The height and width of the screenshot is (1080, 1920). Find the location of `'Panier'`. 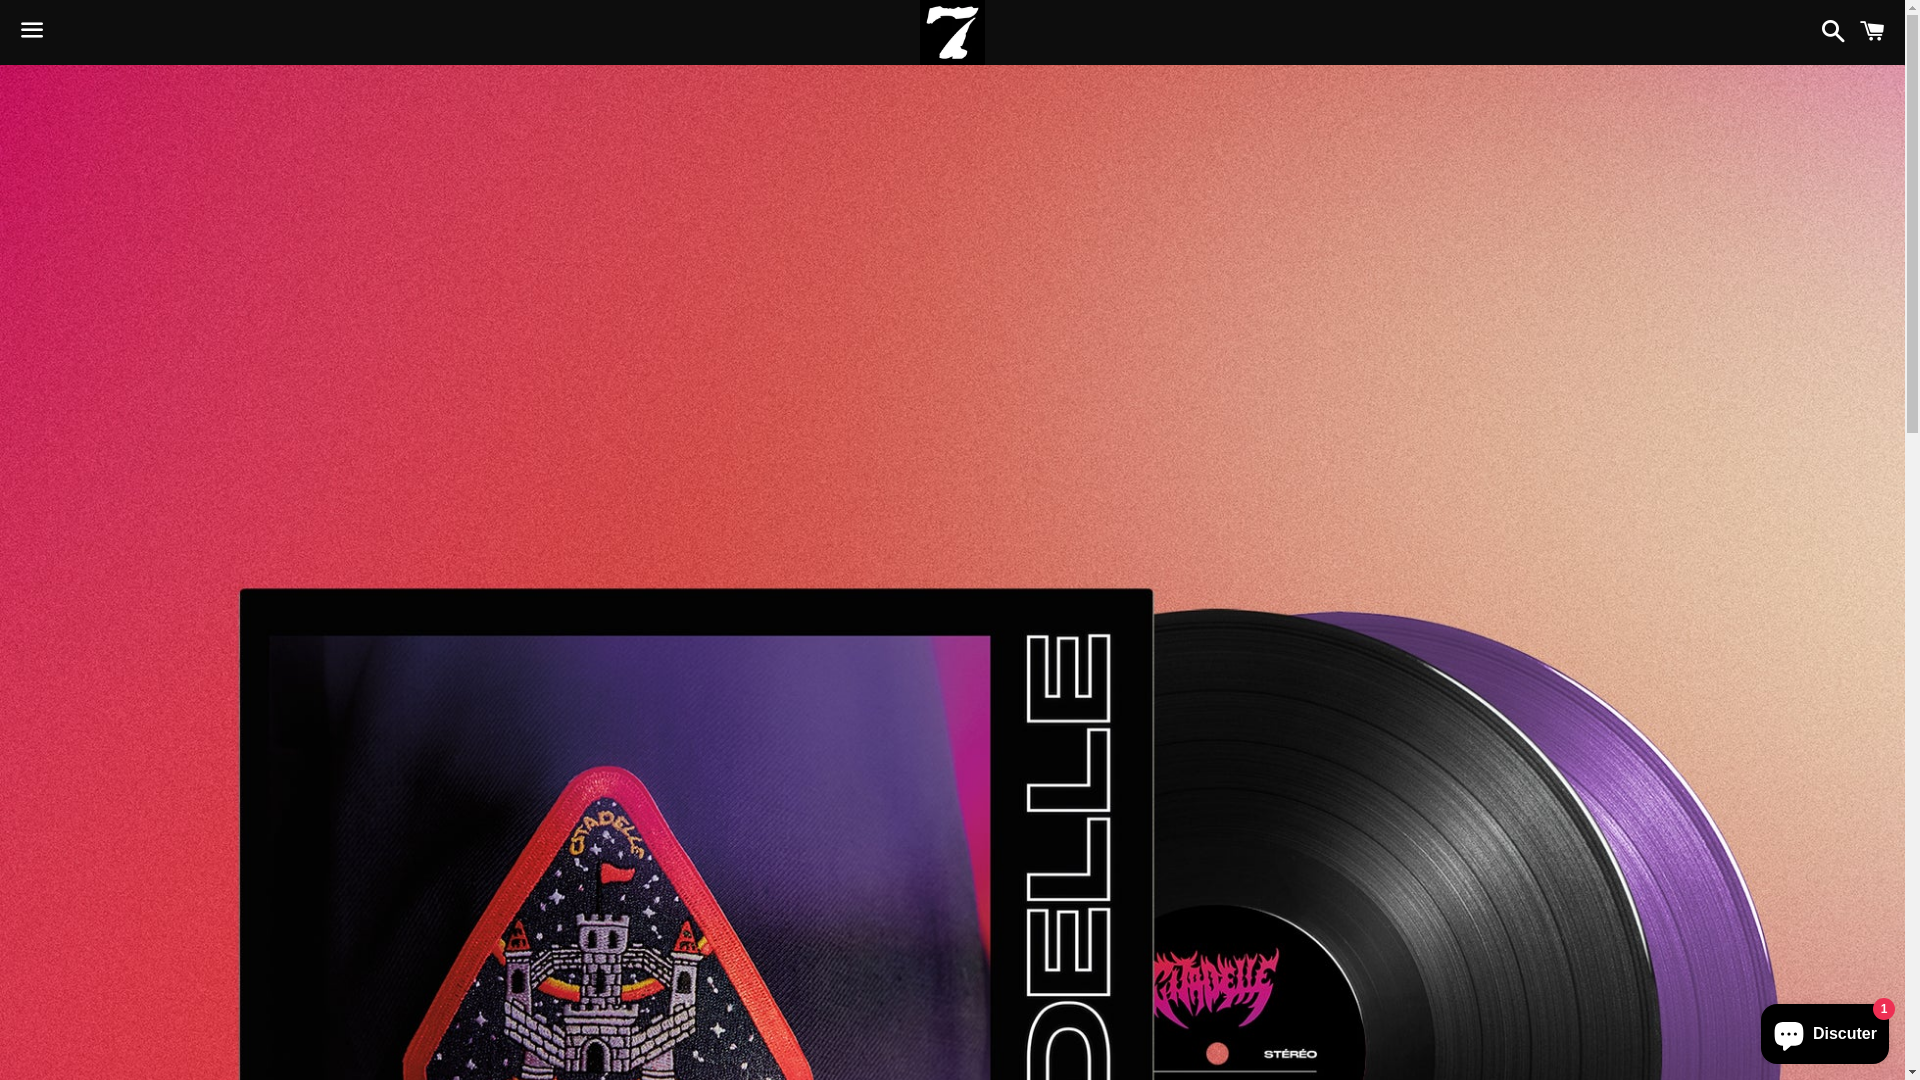

'Panier' is located at coordinates (1871, 31).